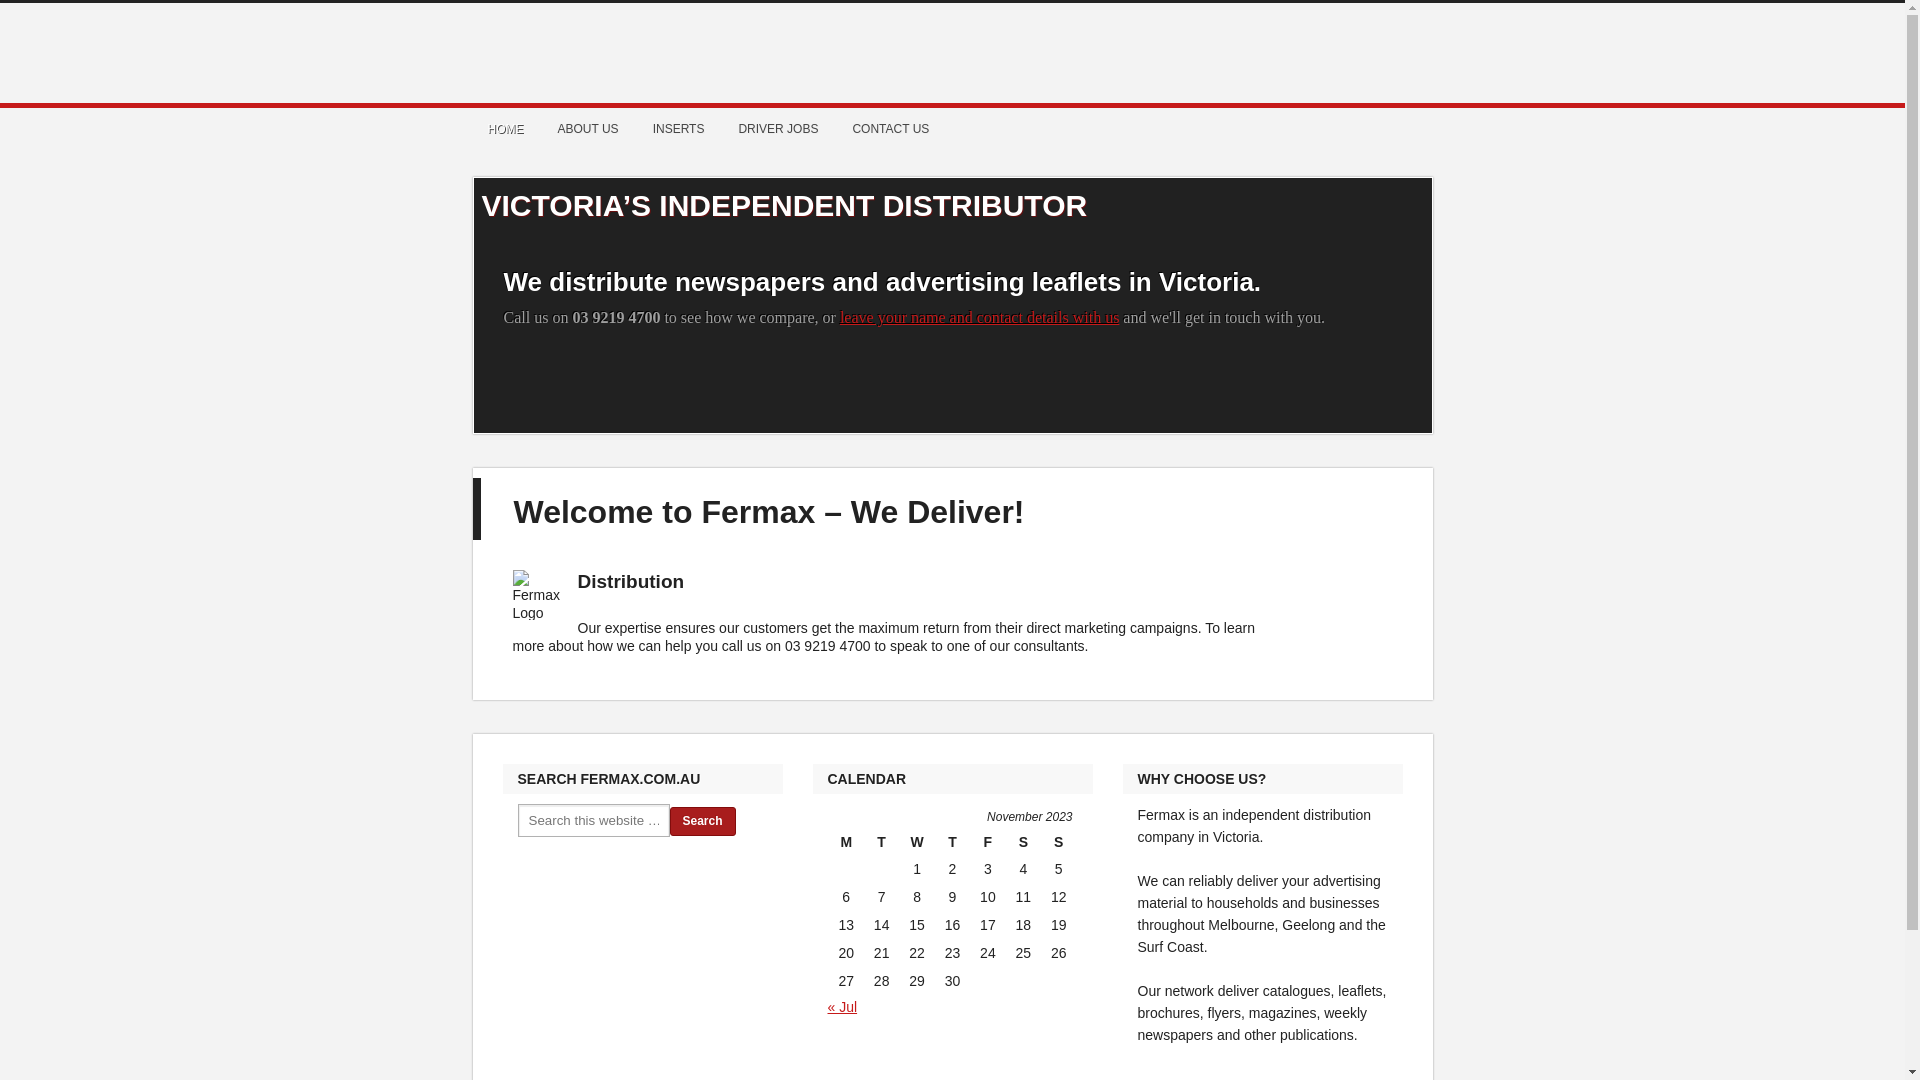  I want to click on 'Search', so click(702, 821).